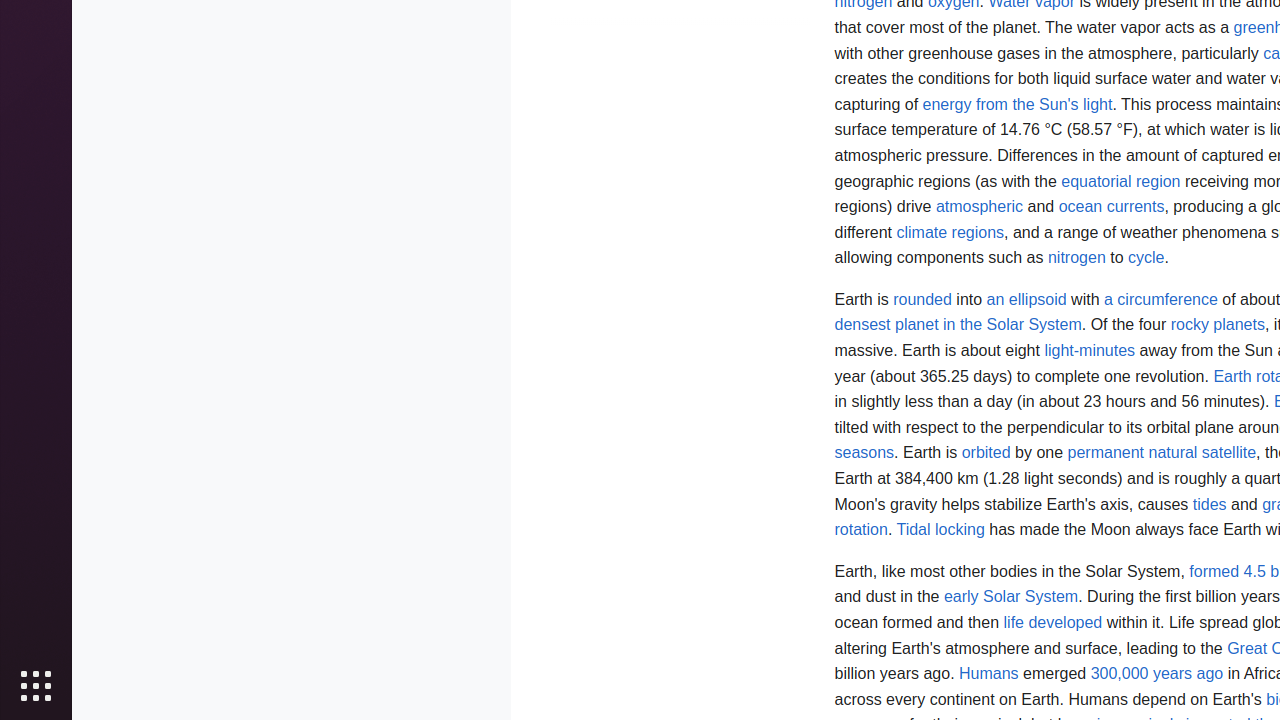 The image size is (1280, 720). Describe the element at coordinates (985, 453) in the screenshot. I see `'orbited'` at that location.